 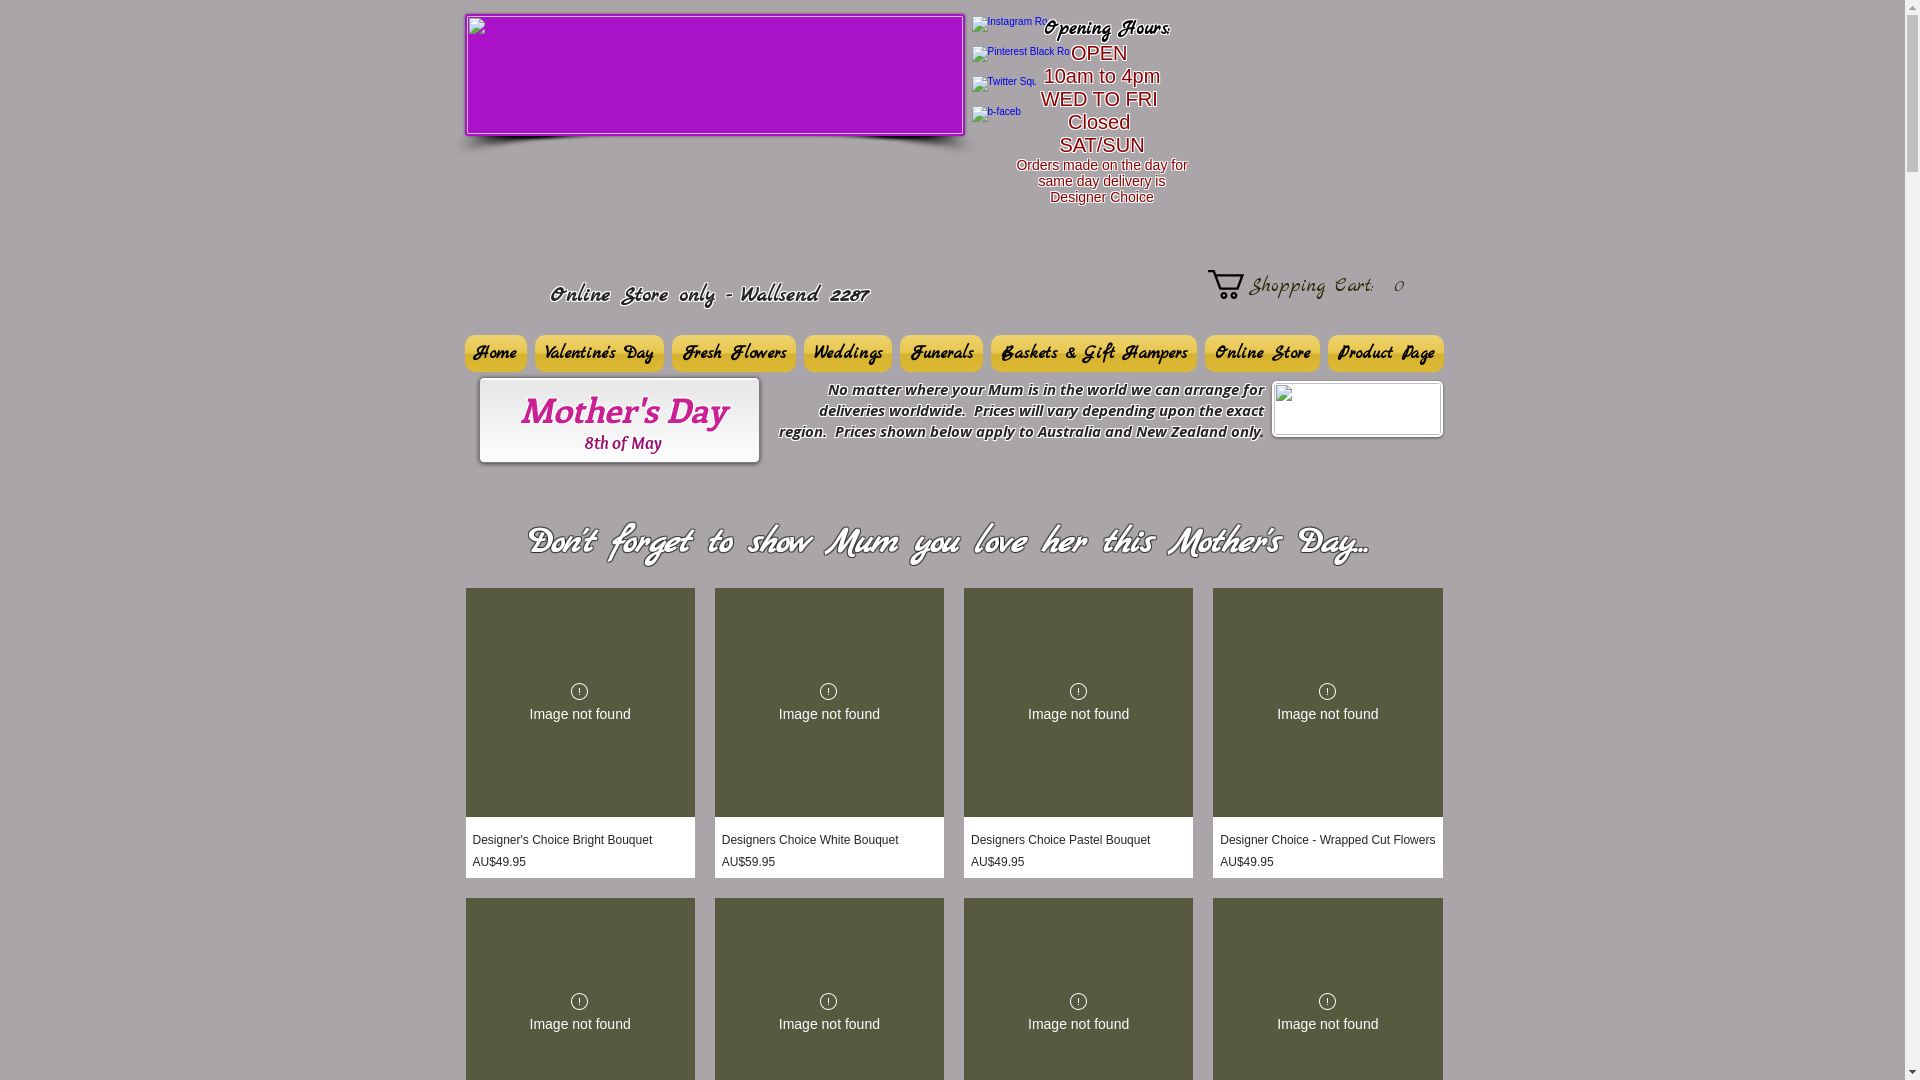 I want to click on 'Funerals', so click(x=940, y=352).